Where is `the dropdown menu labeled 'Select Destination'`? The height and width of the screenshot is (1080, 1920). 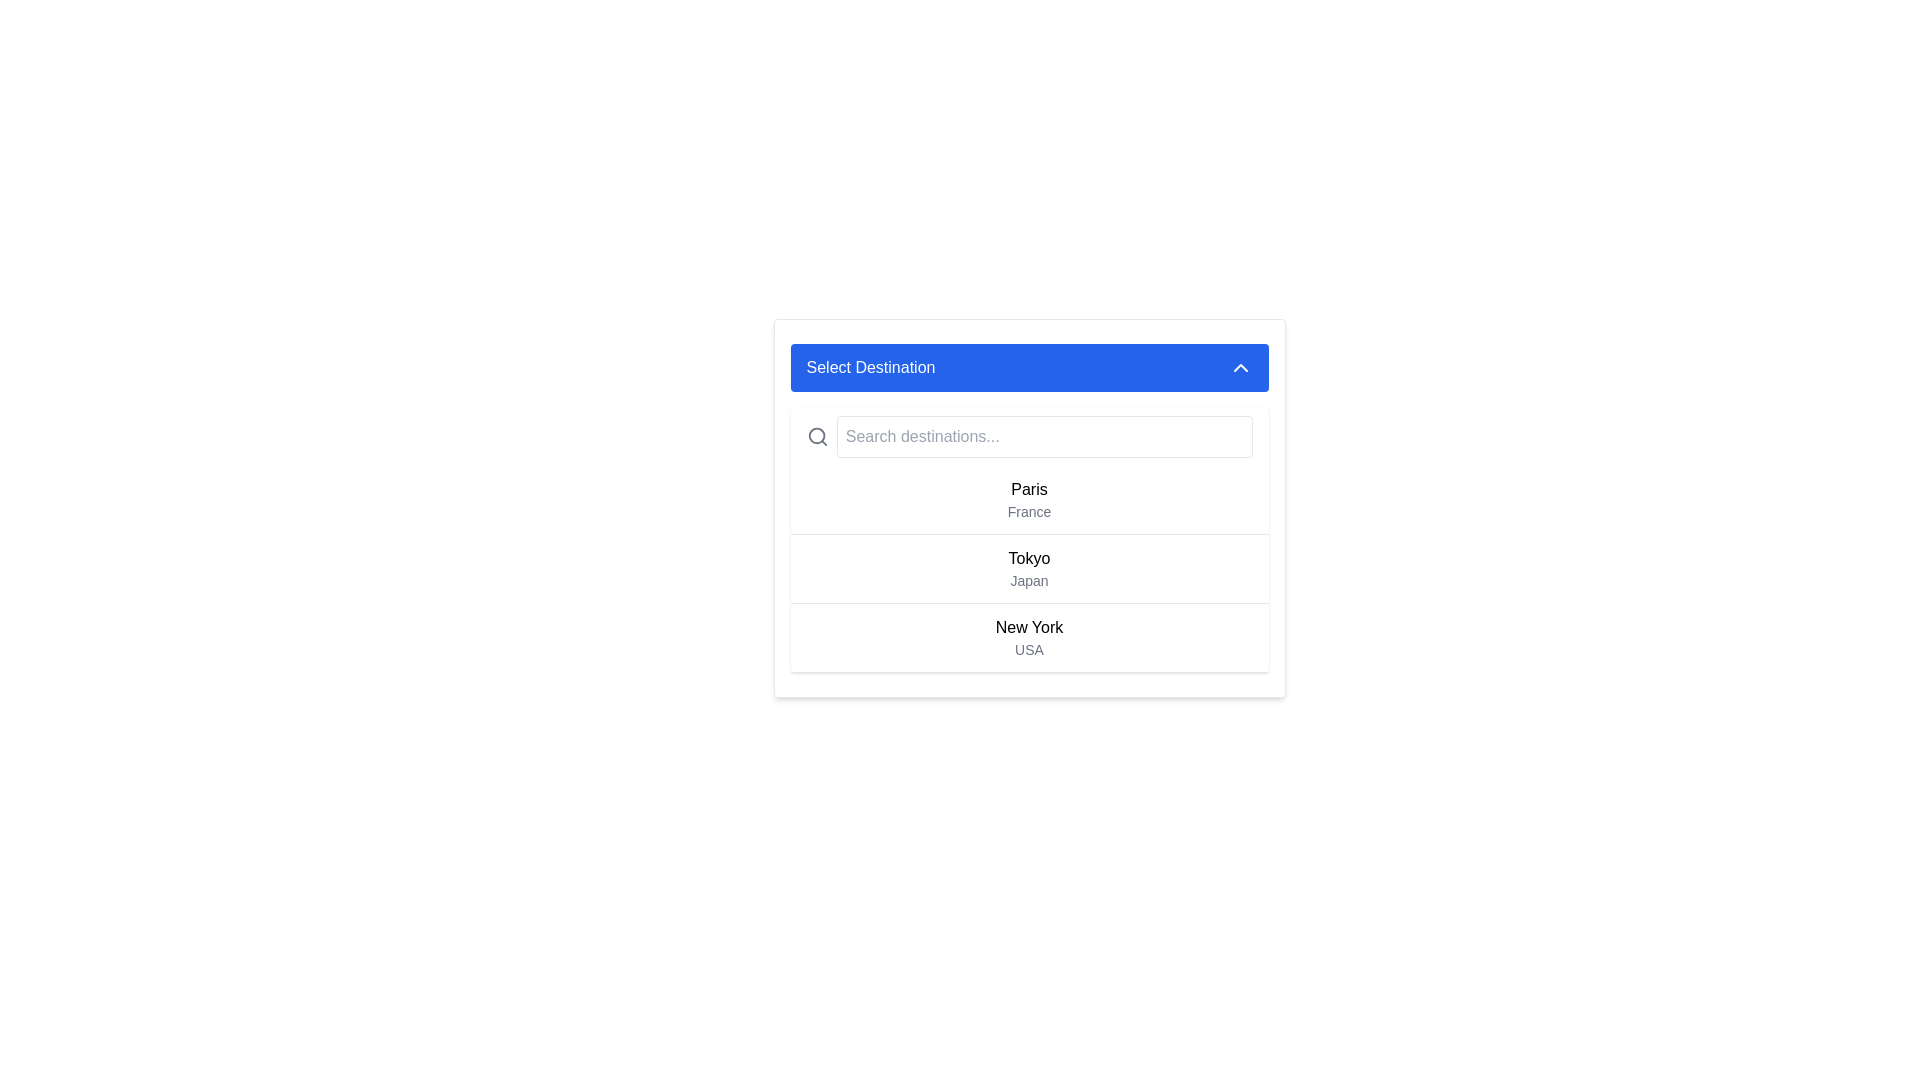 the dropdown menu labeled 'Select Destination' is located at coordinates (1029, 507).